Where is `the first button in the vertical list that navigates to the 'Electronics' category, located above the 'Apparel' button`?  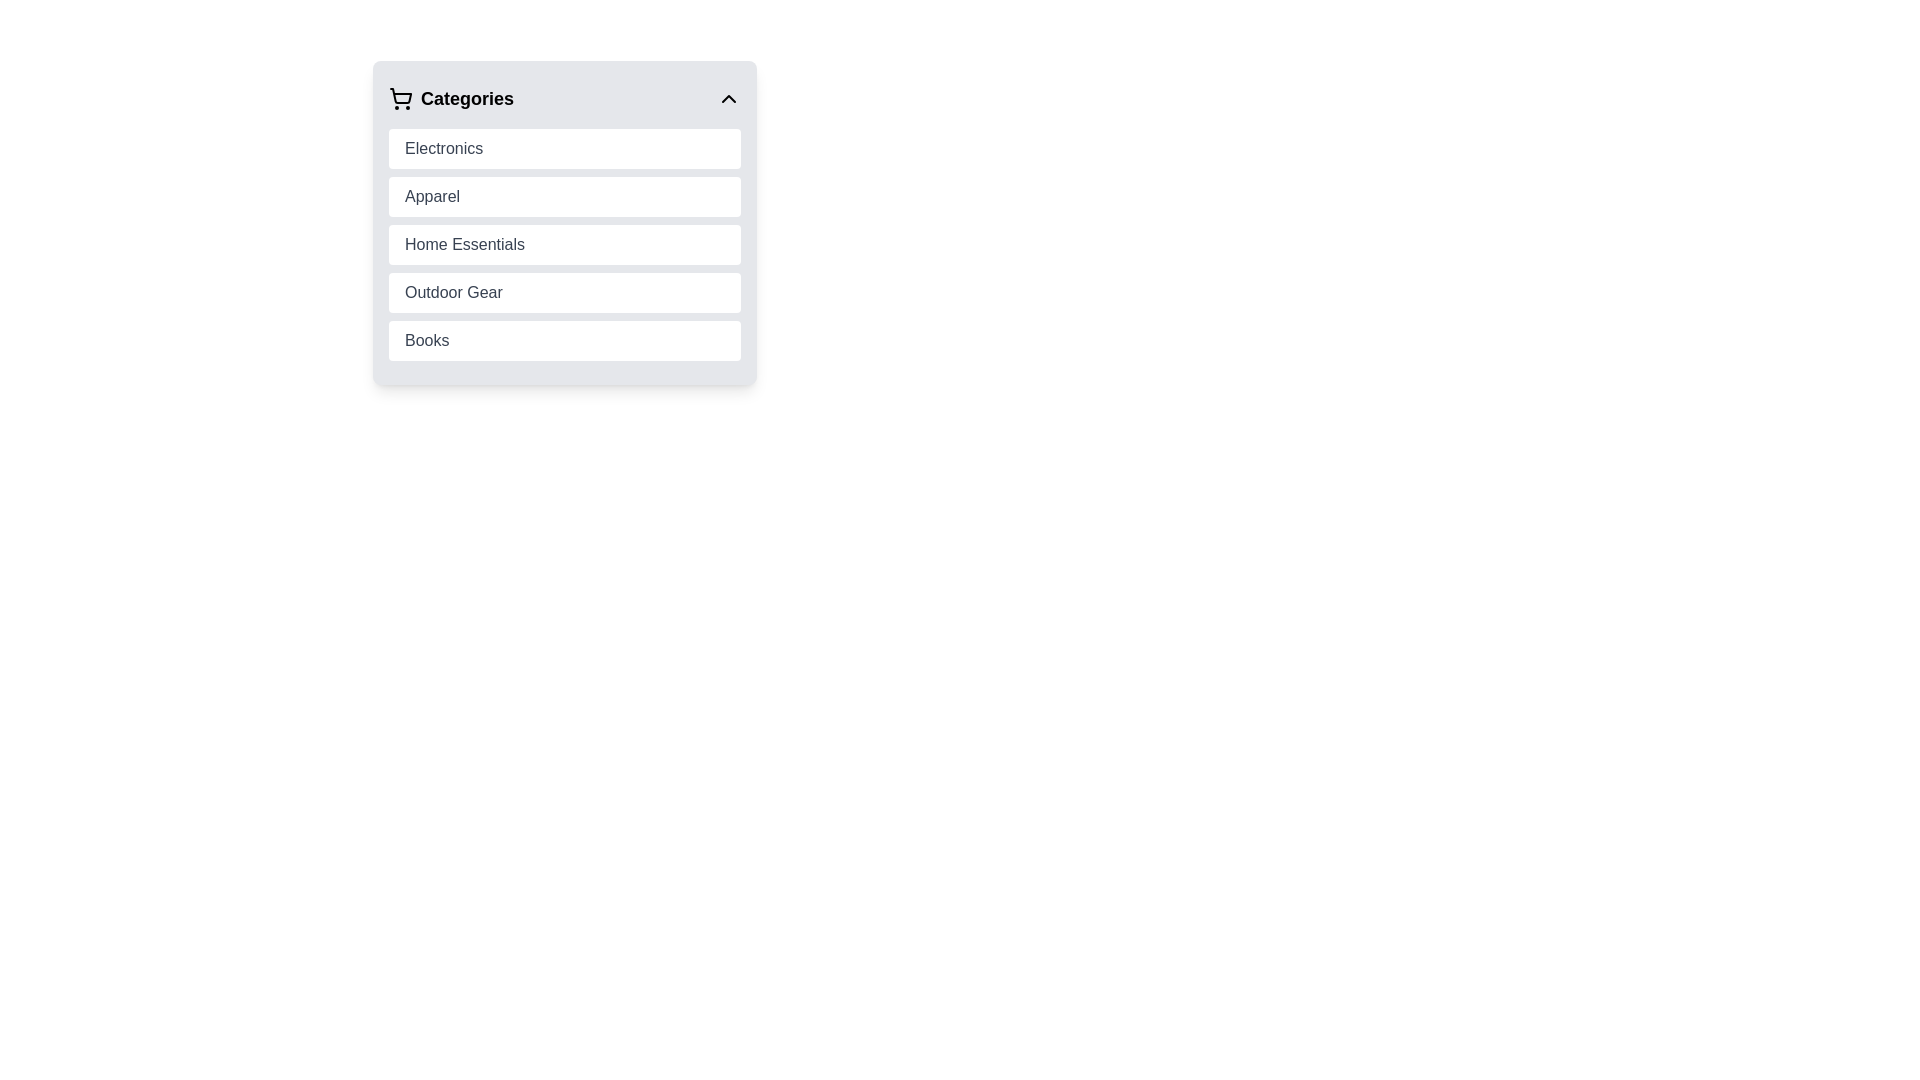
the first button in the vertical list that navigates to the 'Electronics' category, located above the 'Apparel' button is located at coordinates (564, 148).